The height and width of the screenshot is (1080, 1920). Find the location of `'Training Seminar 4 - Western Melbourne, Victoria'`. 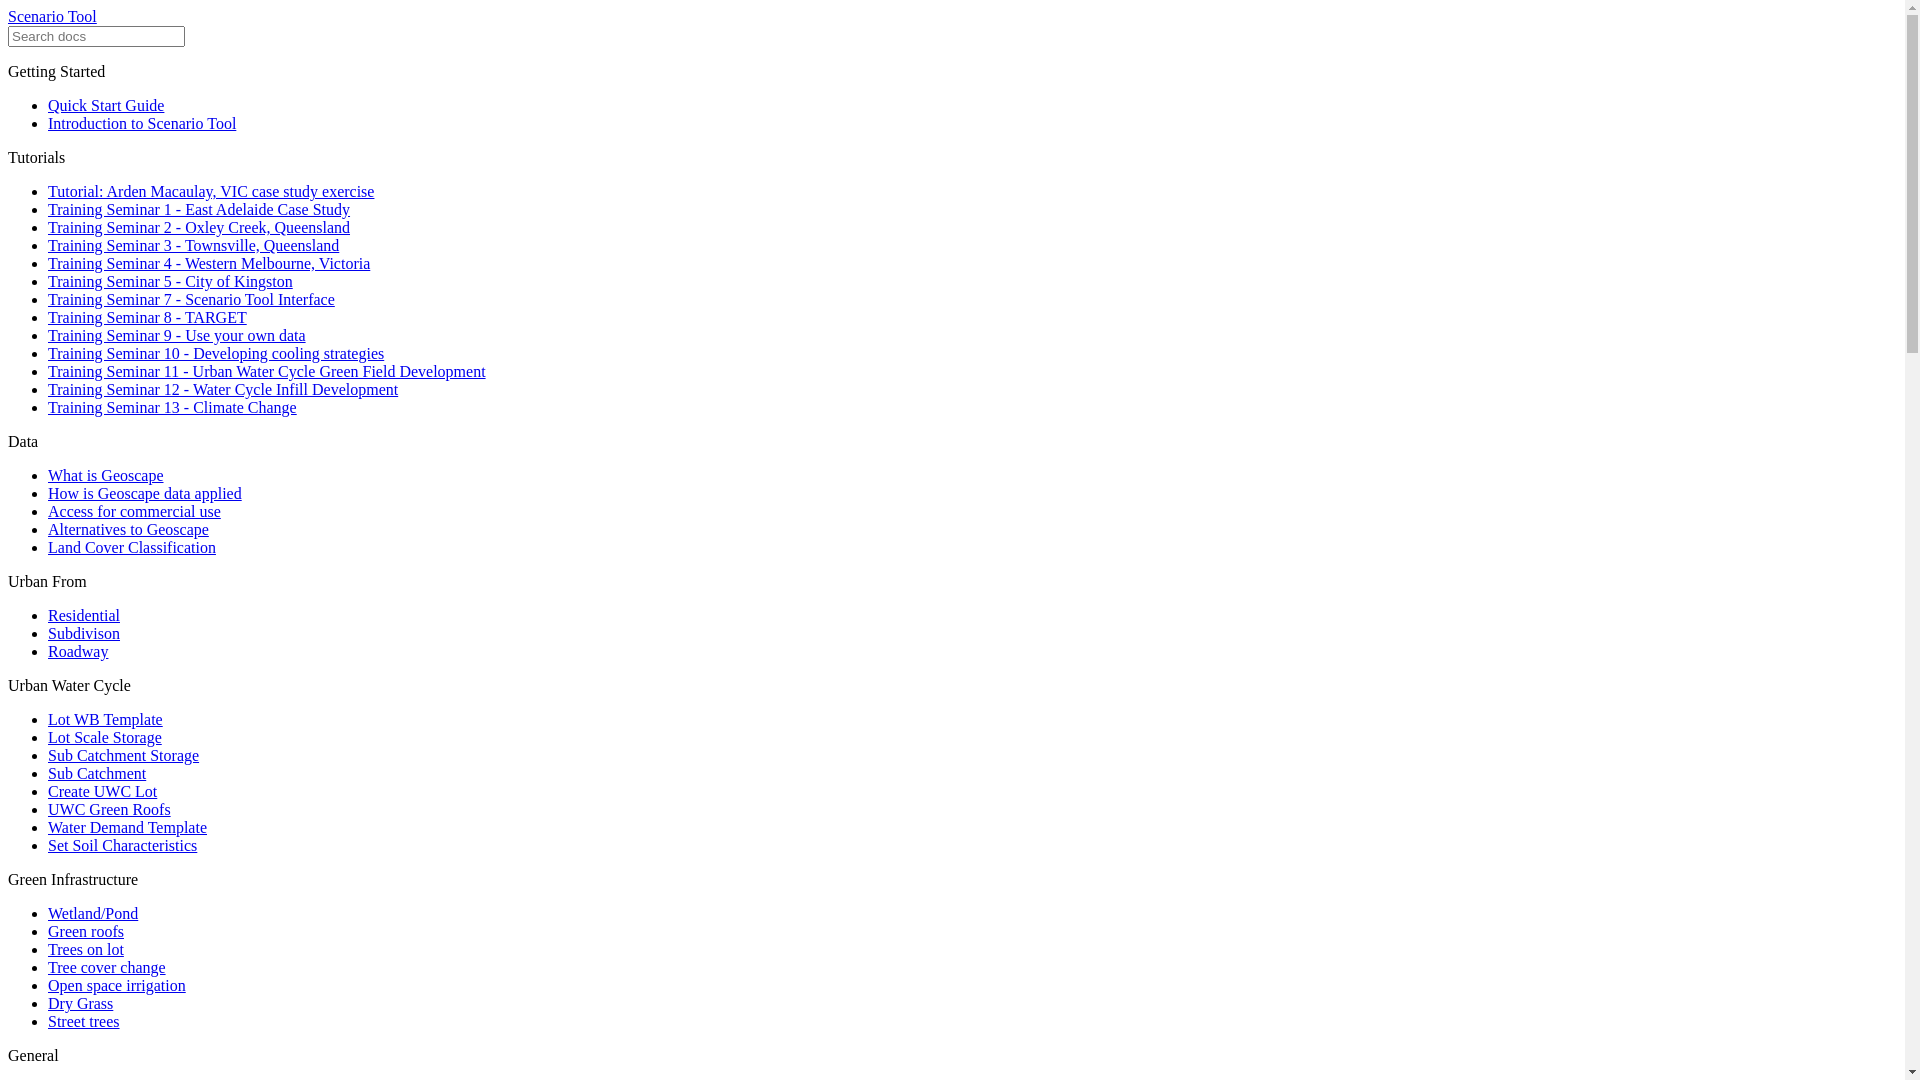

'Training Seminar 4 - Western Melbourne, Victoria' is located at coordinates (209, 262).